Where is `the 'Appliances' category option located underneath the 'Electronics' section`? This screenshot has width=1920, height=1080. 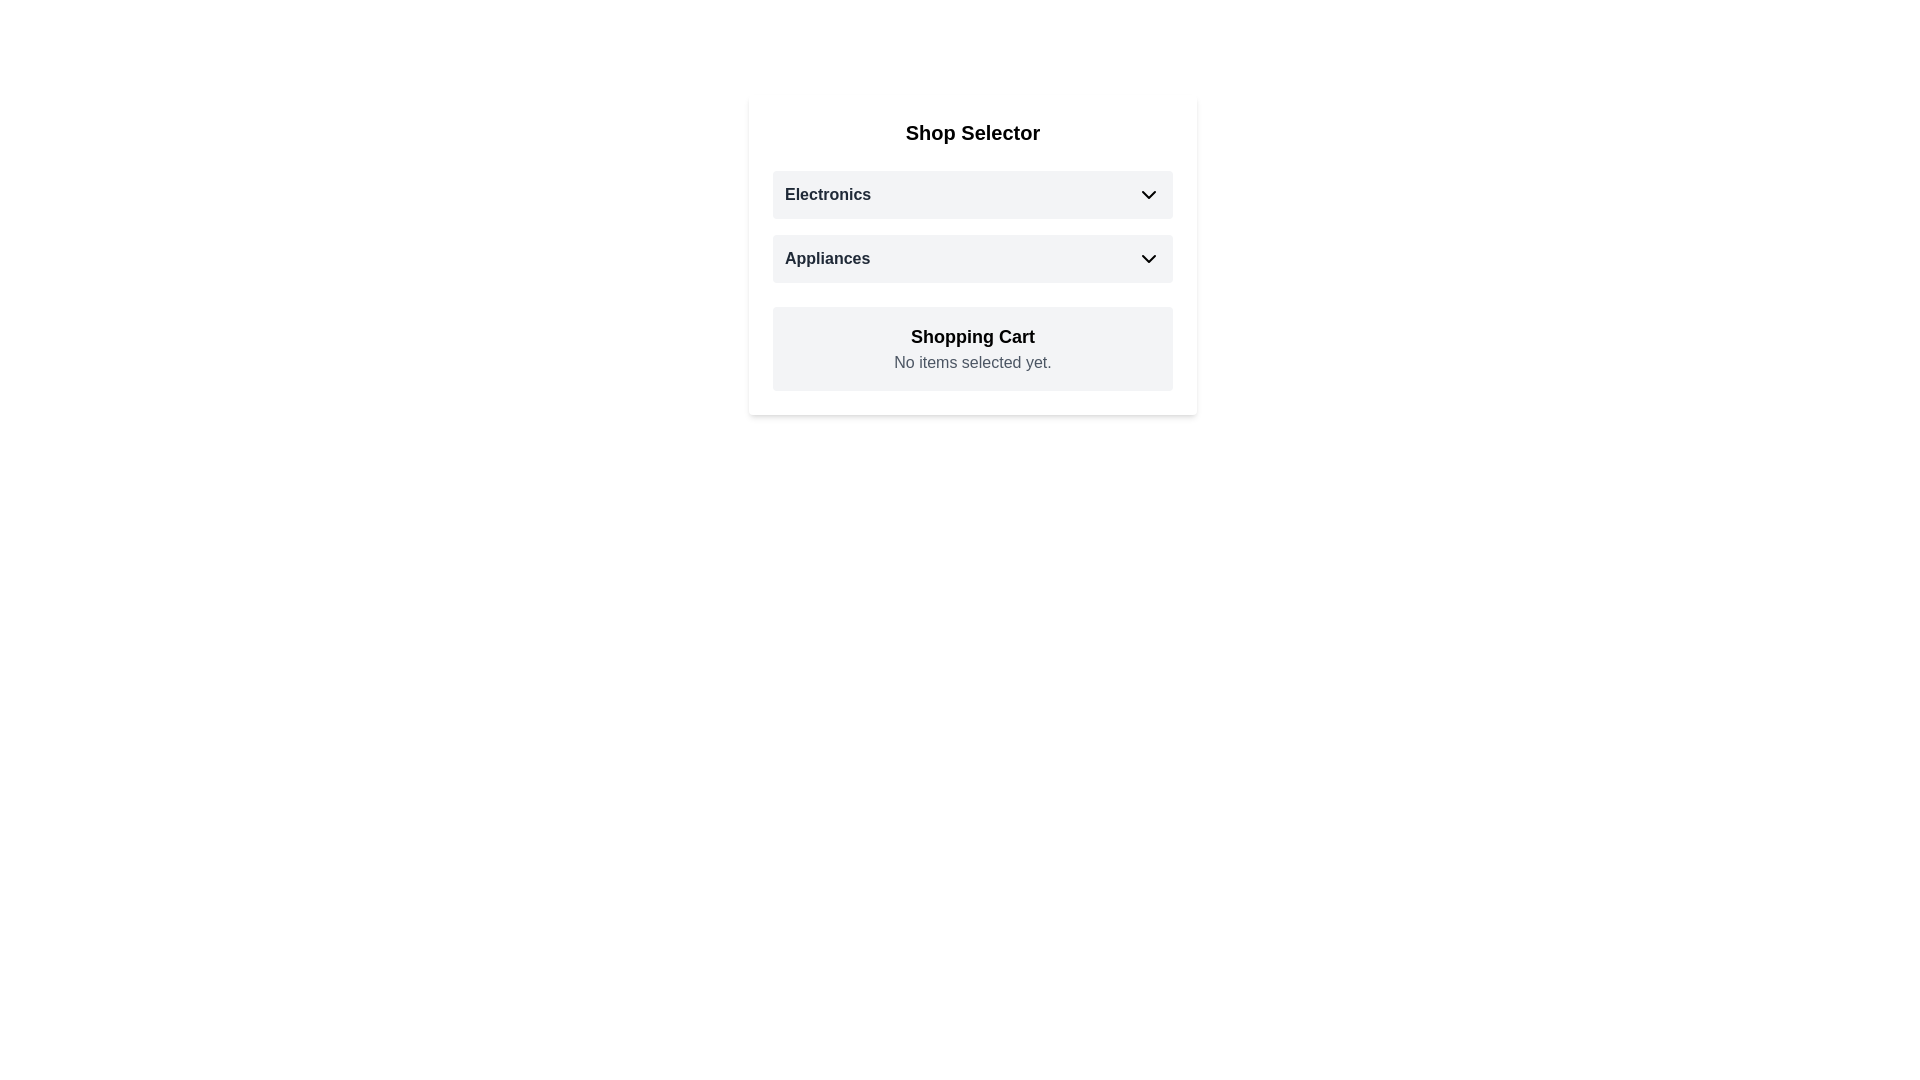 the 'Appliances' category option located underneath the 'Electronics' section is located at coordinates (973, 257).